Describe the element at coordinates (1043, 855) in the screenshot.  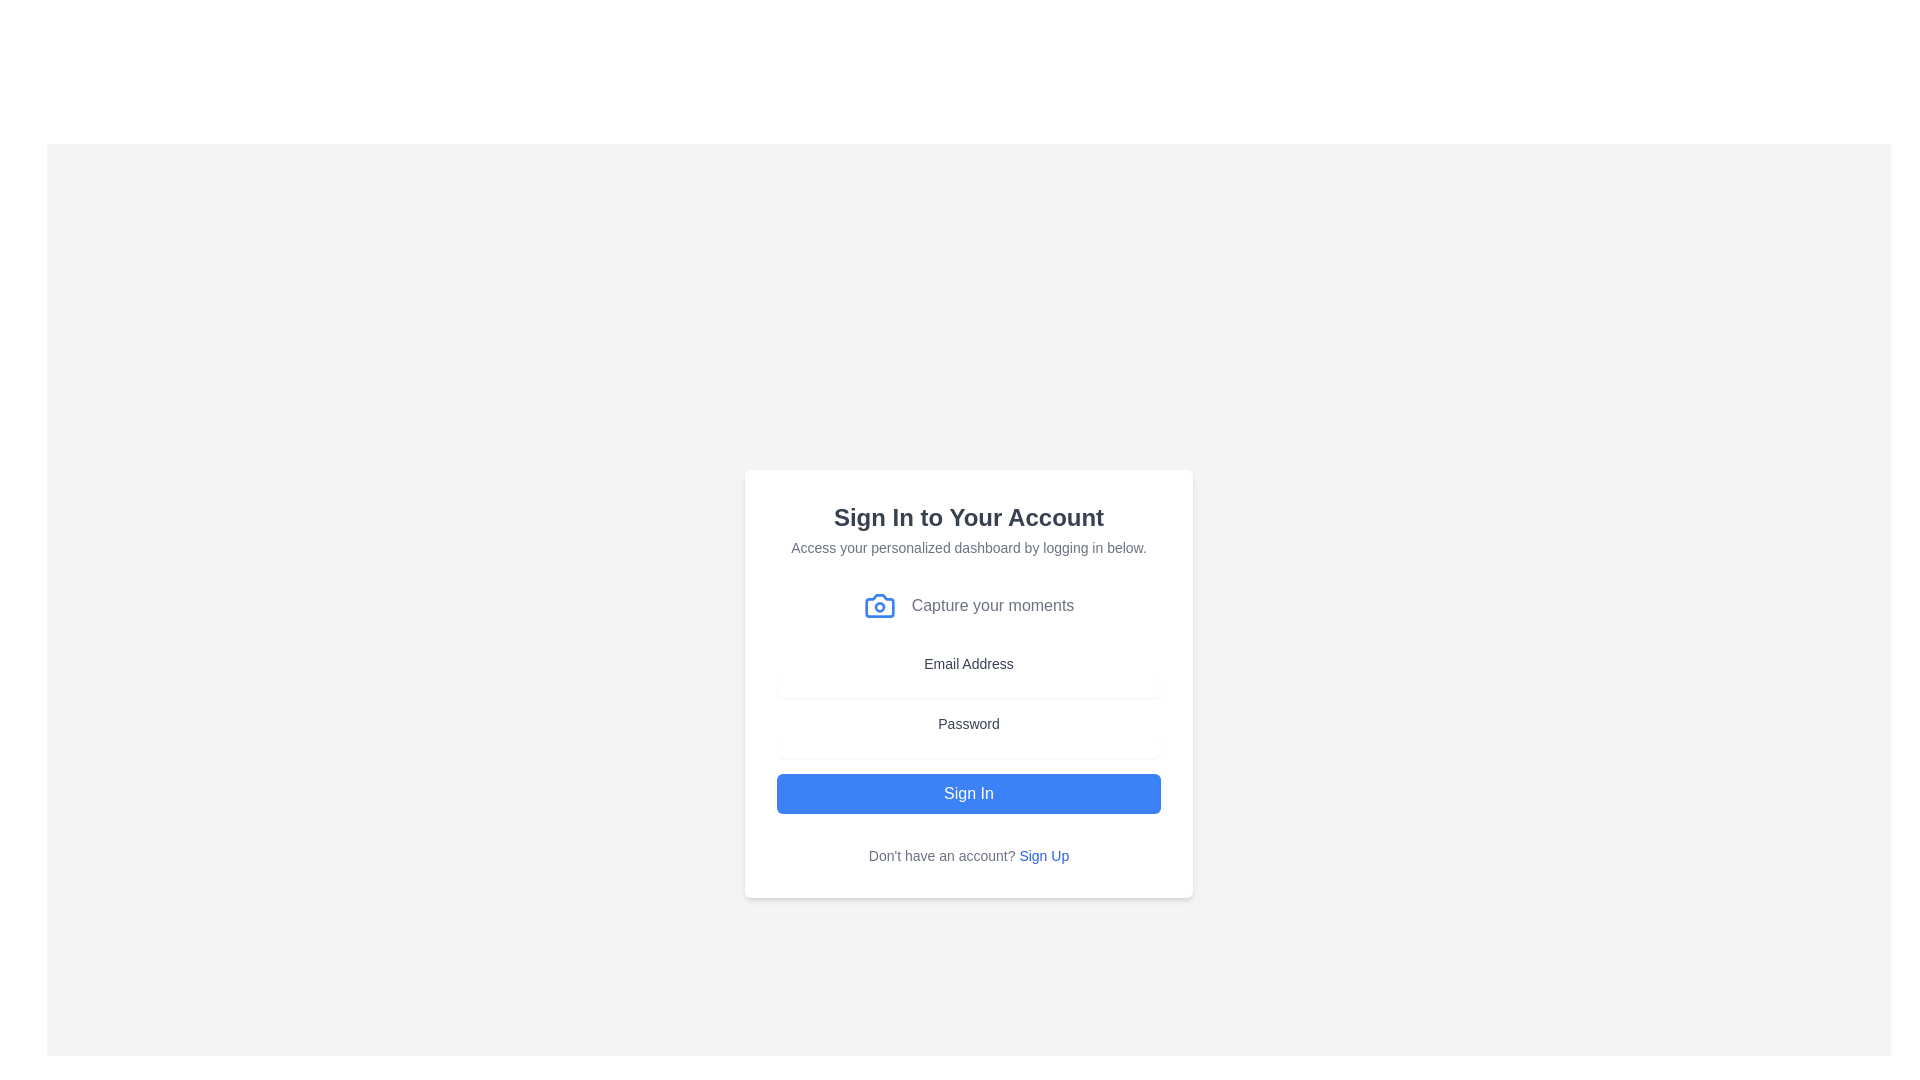
I see `the 'Sign Up' hyperlink located at the bottom center of the login interface` at that location.